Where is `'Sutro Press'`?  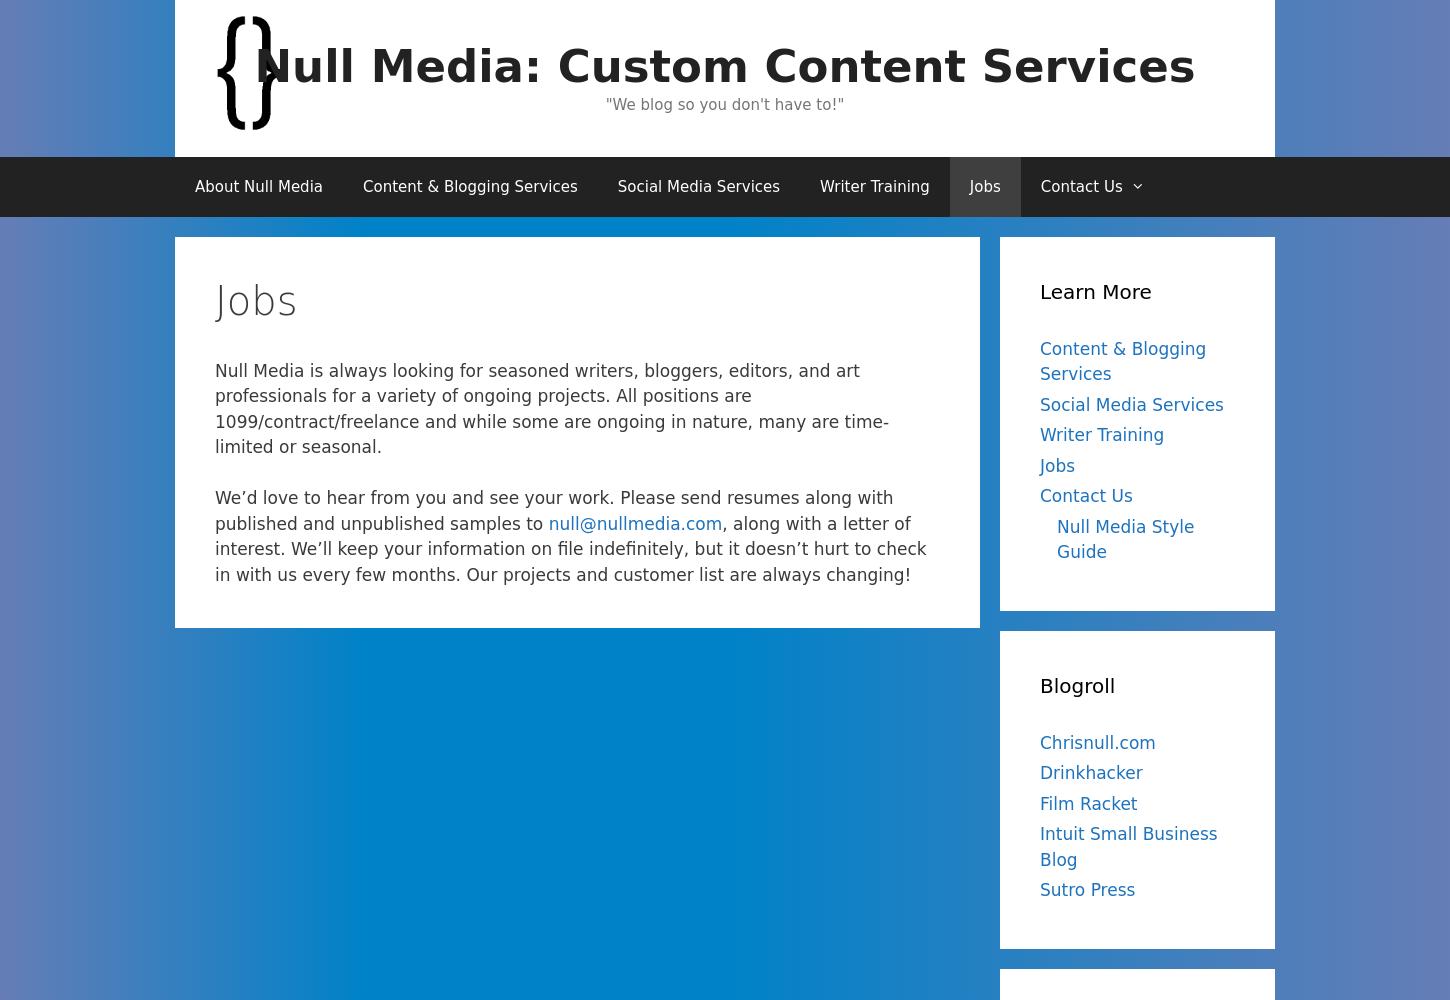
'Sutro Press' is located at coordinates (1087, 890).